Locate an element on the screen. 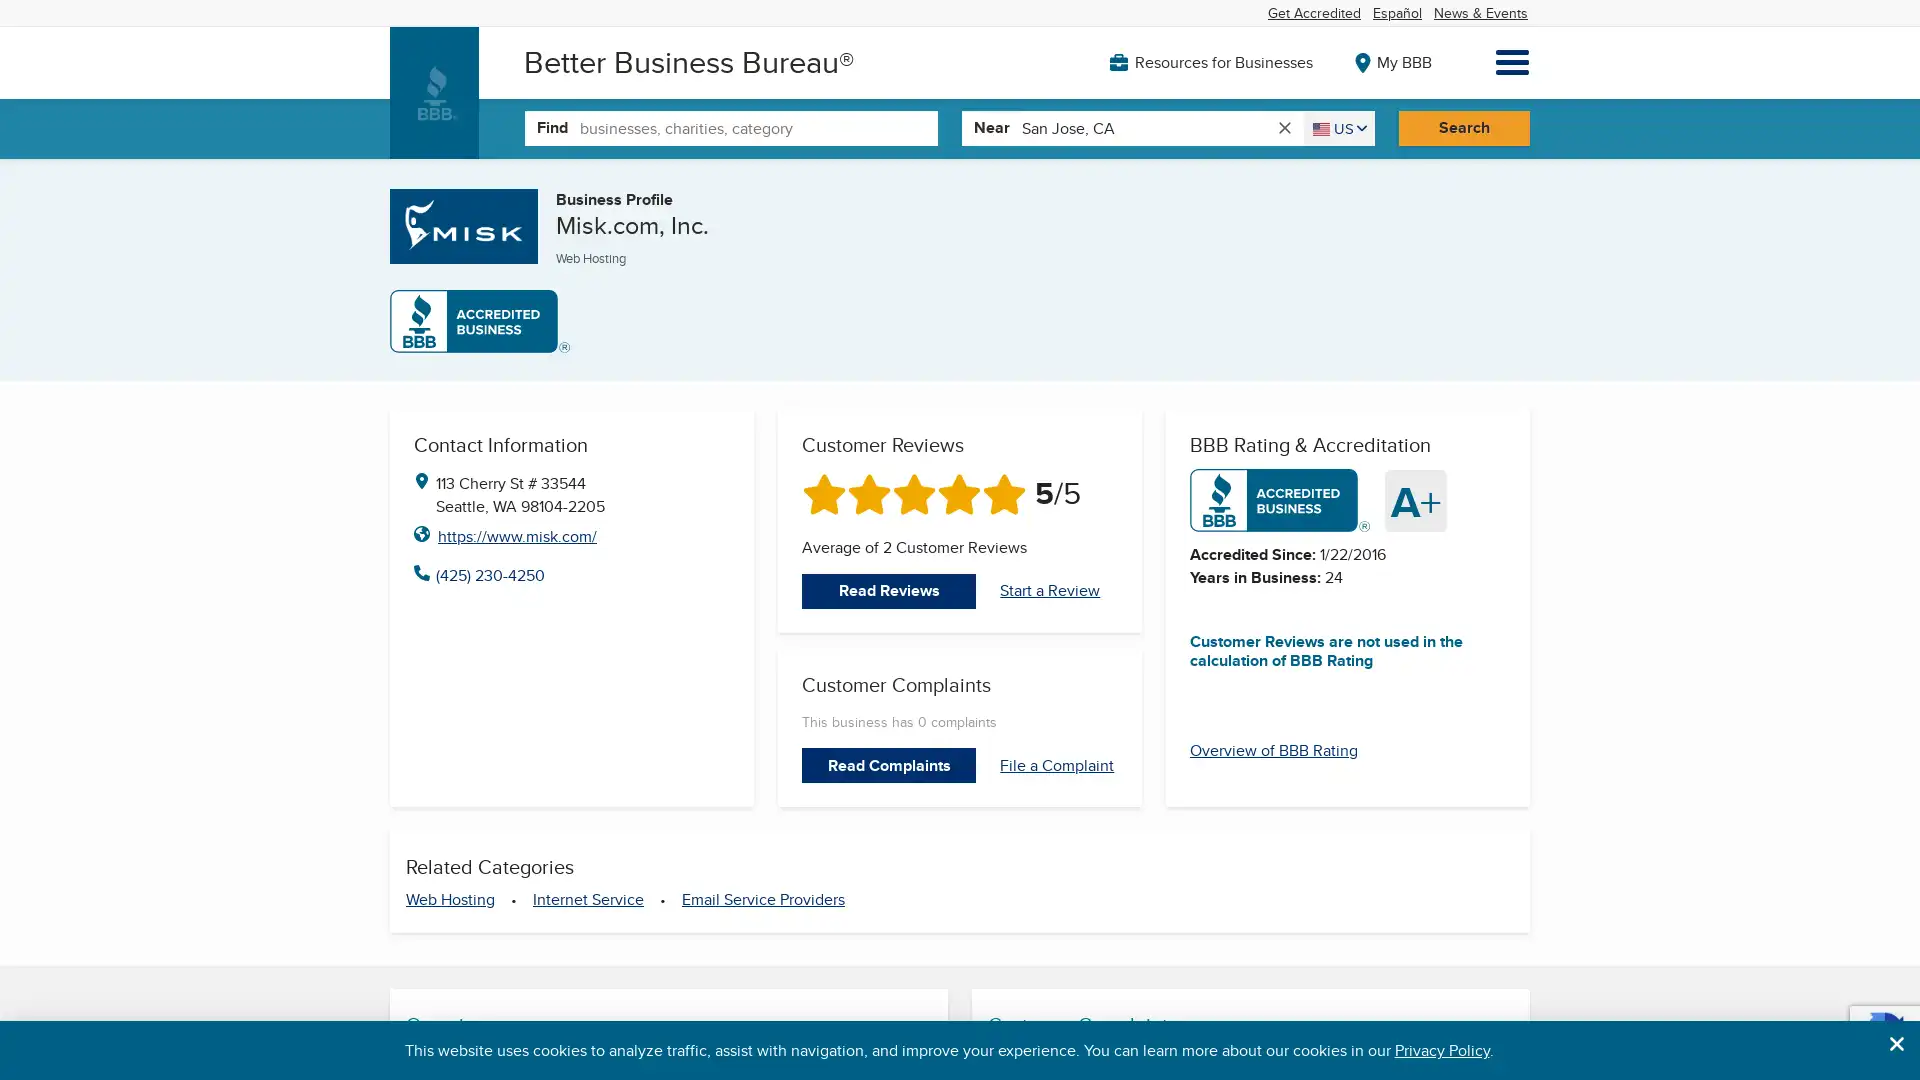 Image resolution: width=1920 pixels, height=1080 pixels. clear search is located at coordinates (1283, 127).